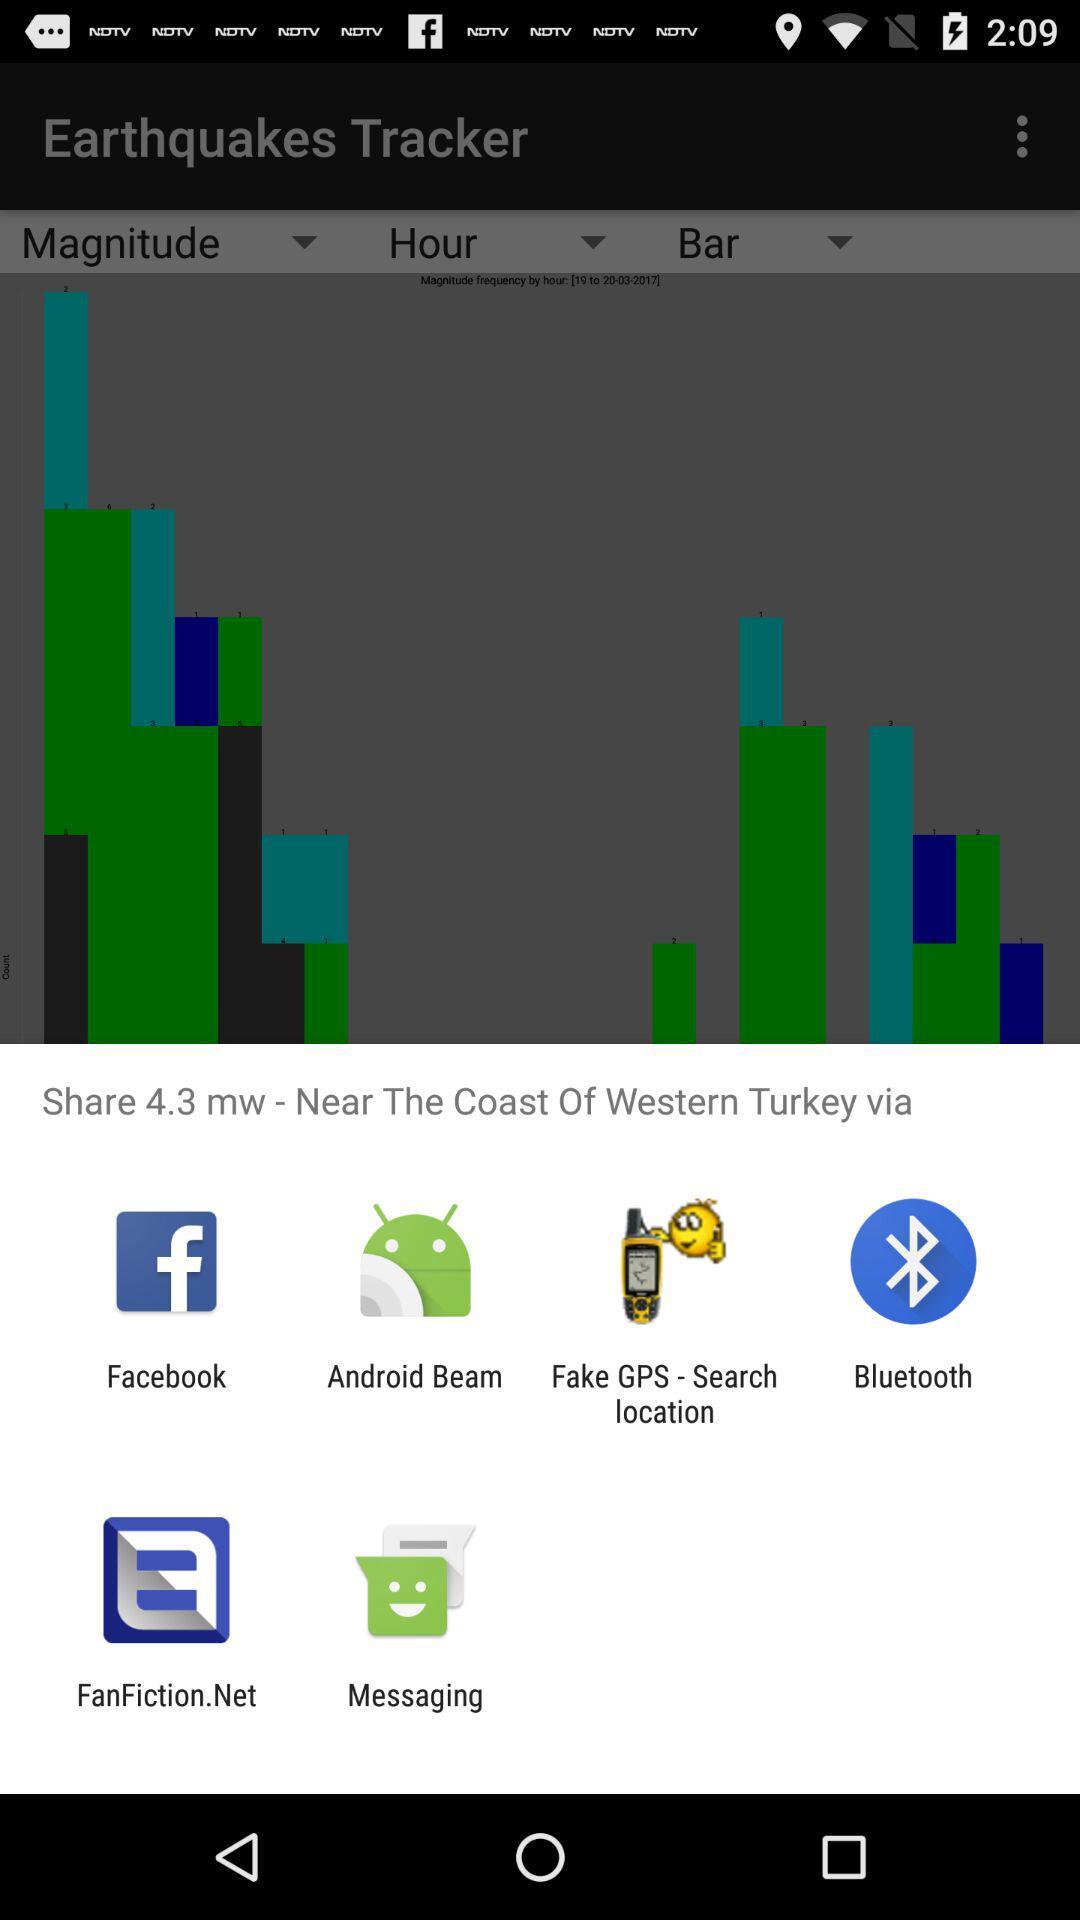 This screenshot has width=1080, height=1920. I want to click on the facebook app, so click(165, 1392).